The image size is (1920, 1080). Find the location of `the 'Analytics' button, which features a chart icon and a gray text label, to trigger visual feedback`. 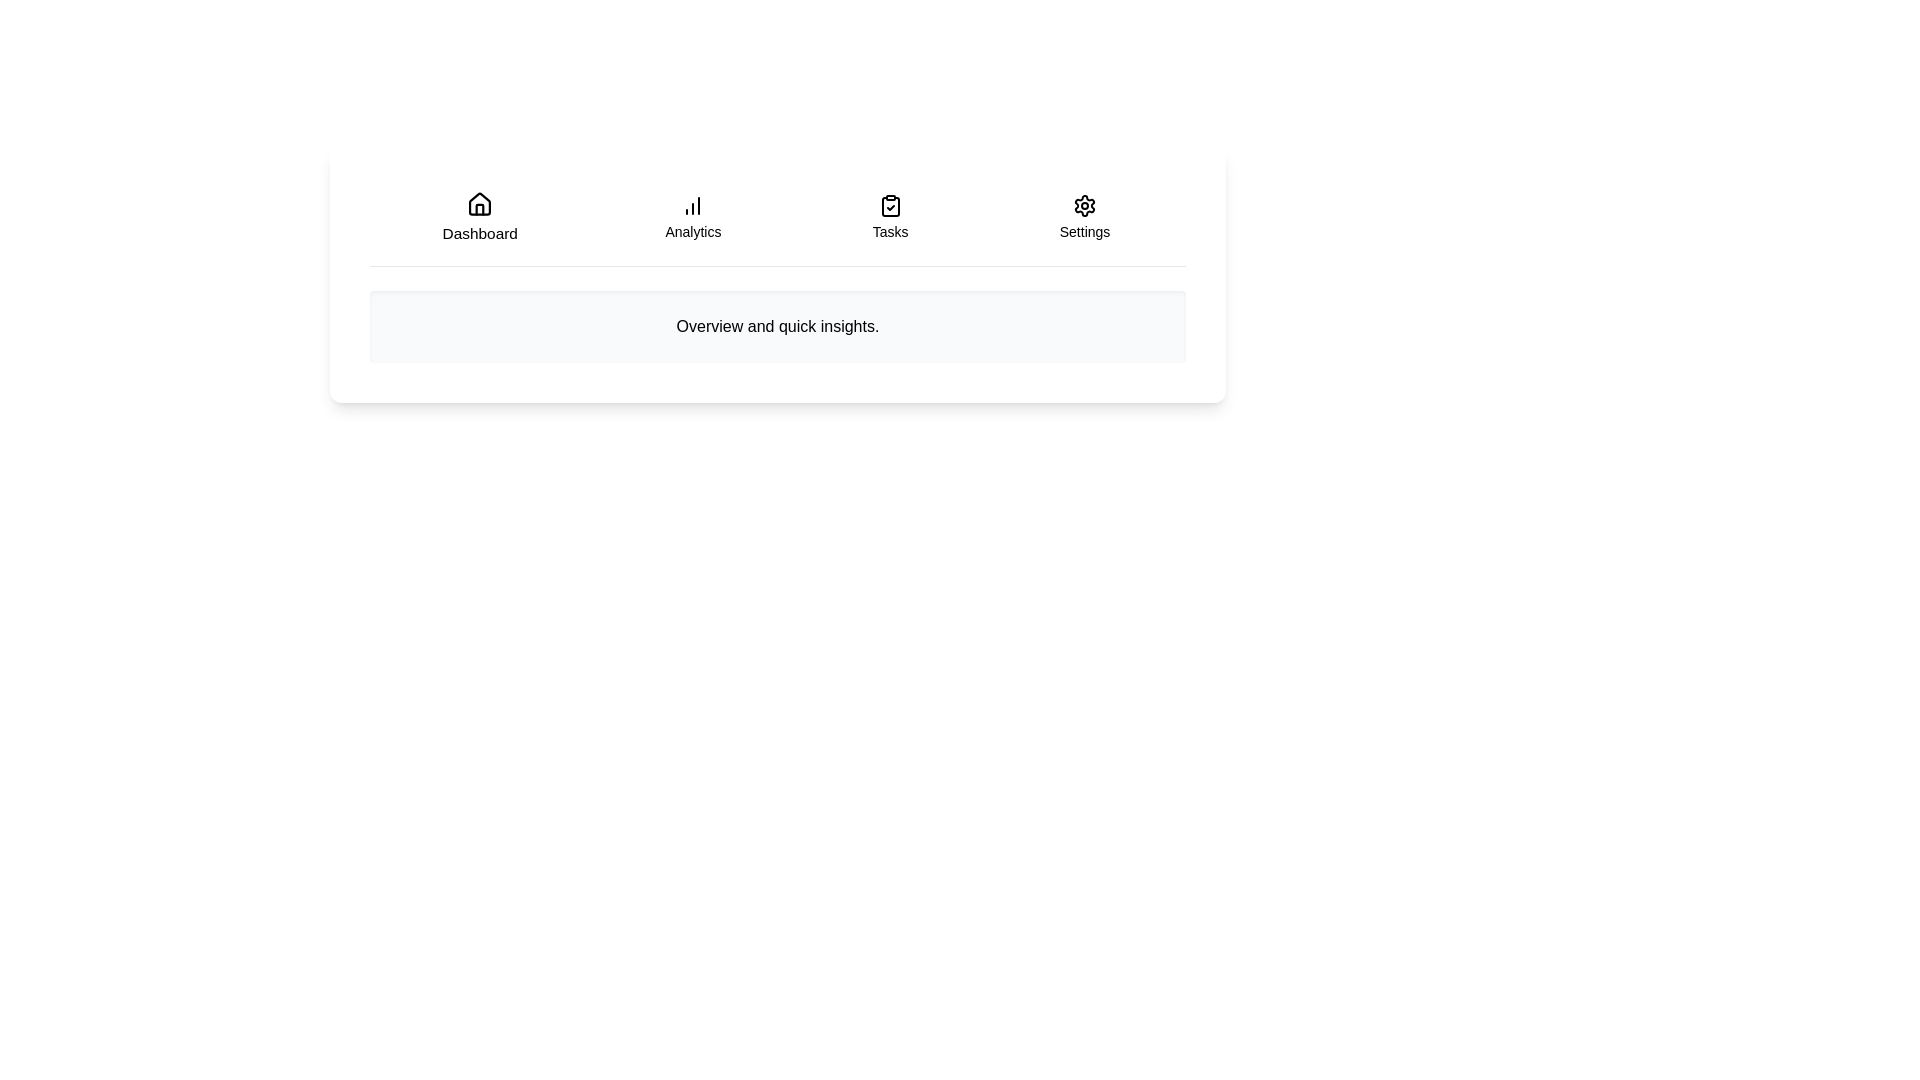

the 'Analytics' button, which features a chart icon and a gray text label, to trigger visual feedback is located at coordinates (693, 218).